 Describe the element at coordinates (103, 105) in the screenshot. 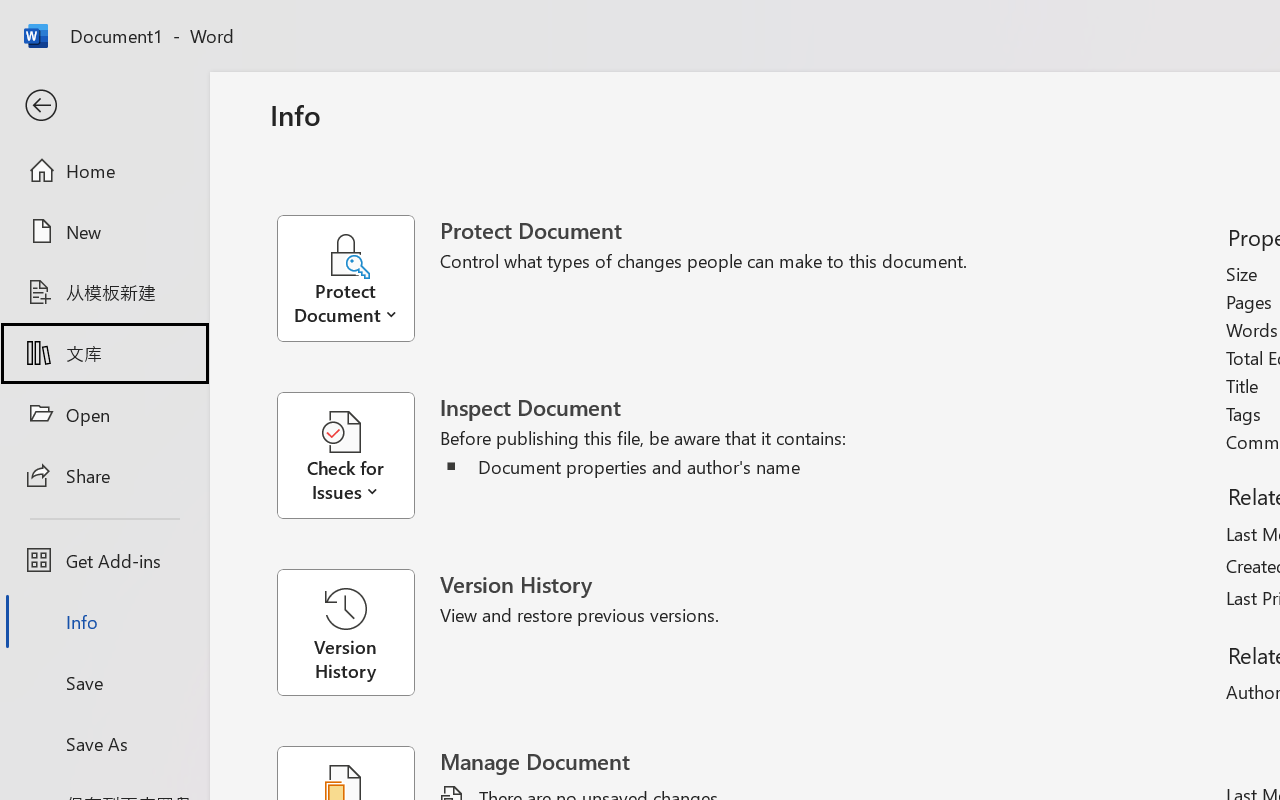

I see `'Back'` at that location.